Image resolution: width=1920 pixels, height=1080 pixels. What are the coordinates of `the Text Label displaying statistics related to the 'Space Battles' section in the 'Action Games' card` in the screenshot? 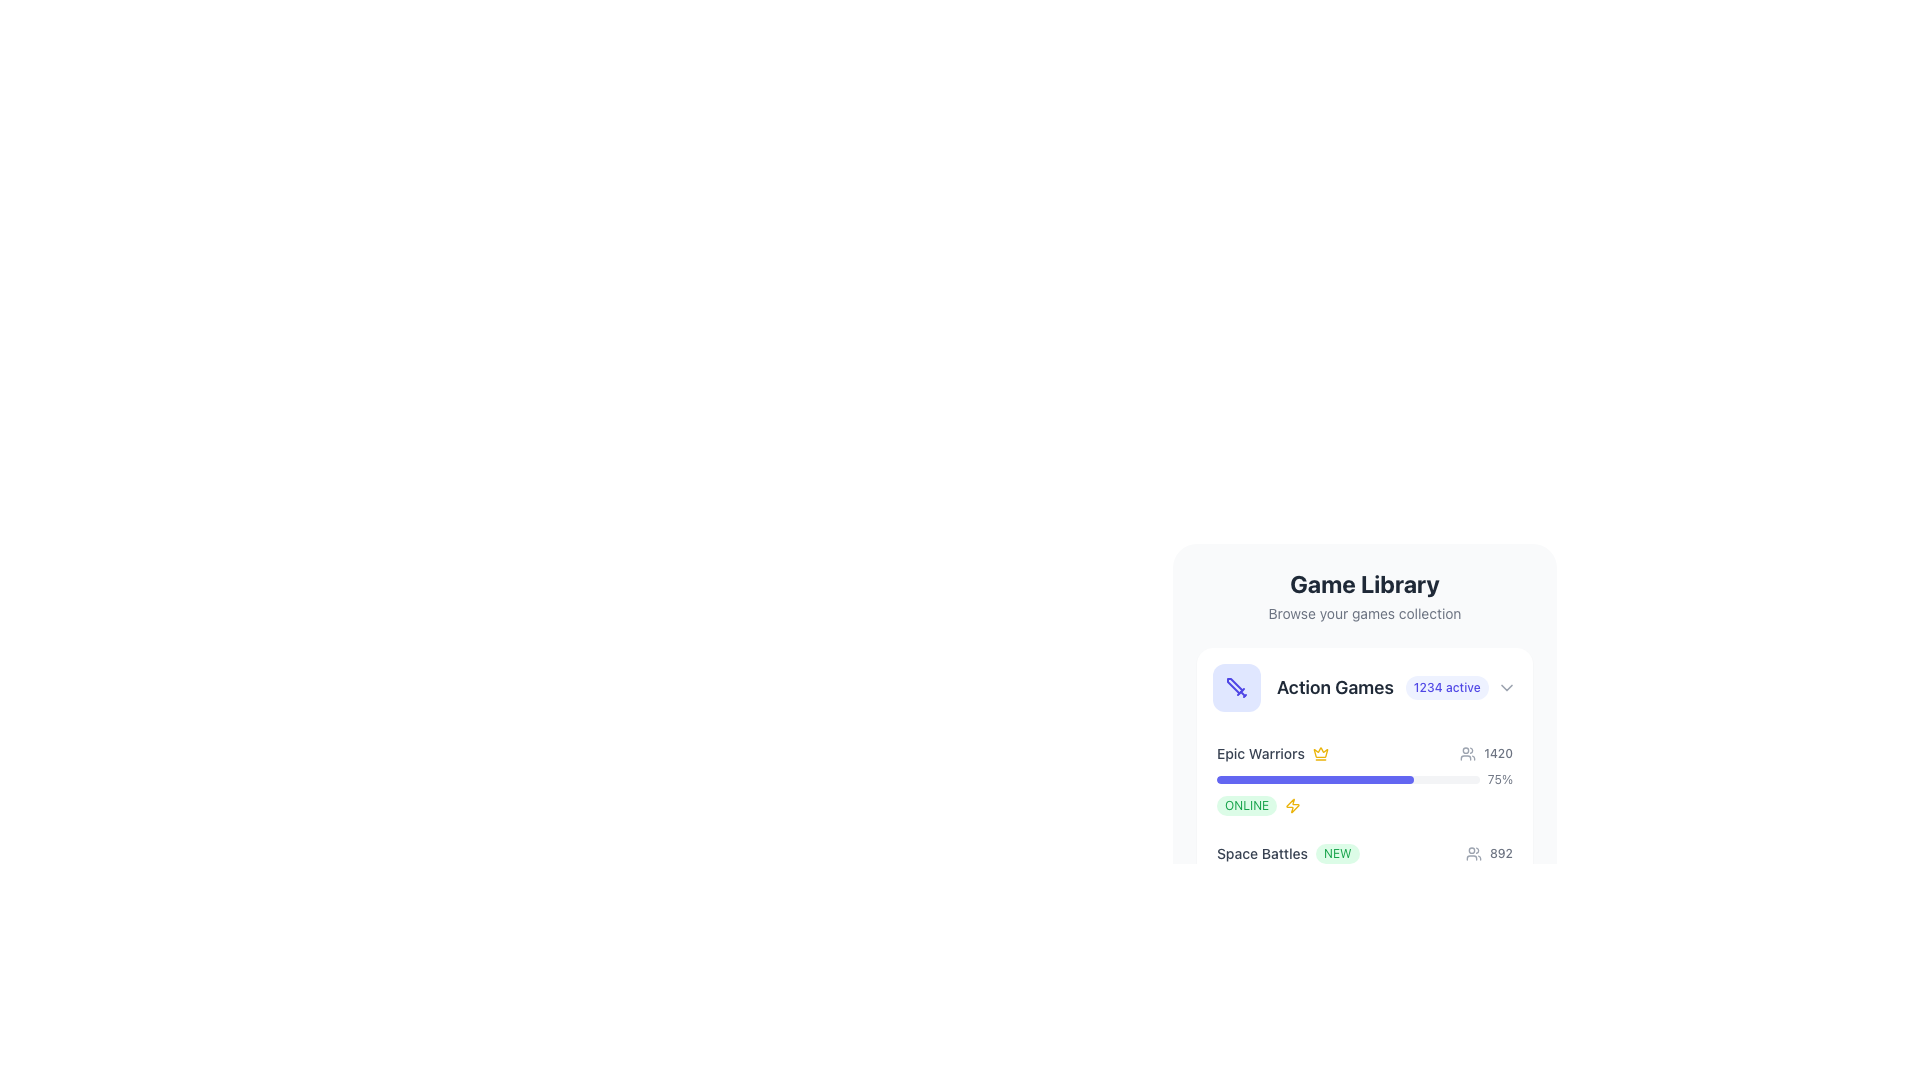 It's located at (1489, 853).